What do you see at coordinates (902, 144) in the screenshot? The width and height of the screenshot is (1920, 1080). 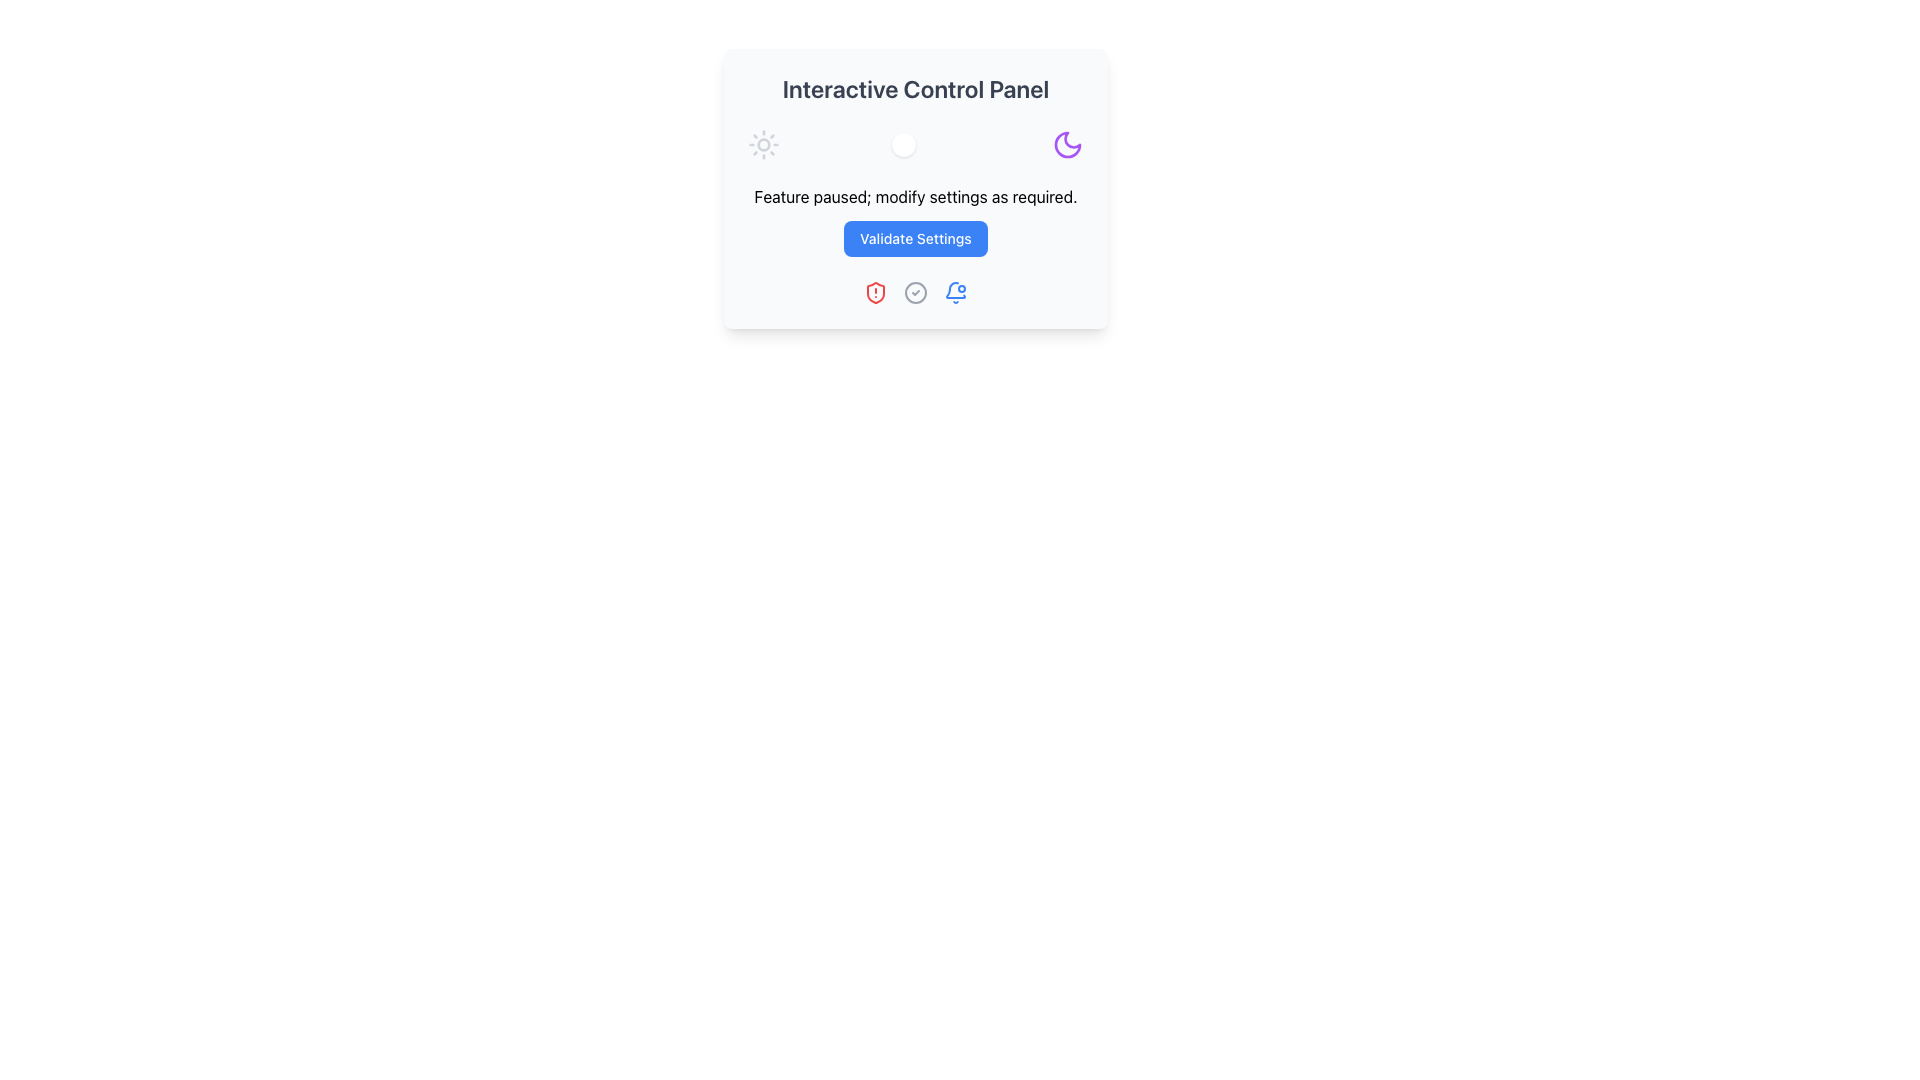 I see `the circular toggle knob, which has a white background and subtle shadow effect` at bounding box center [902, 144].